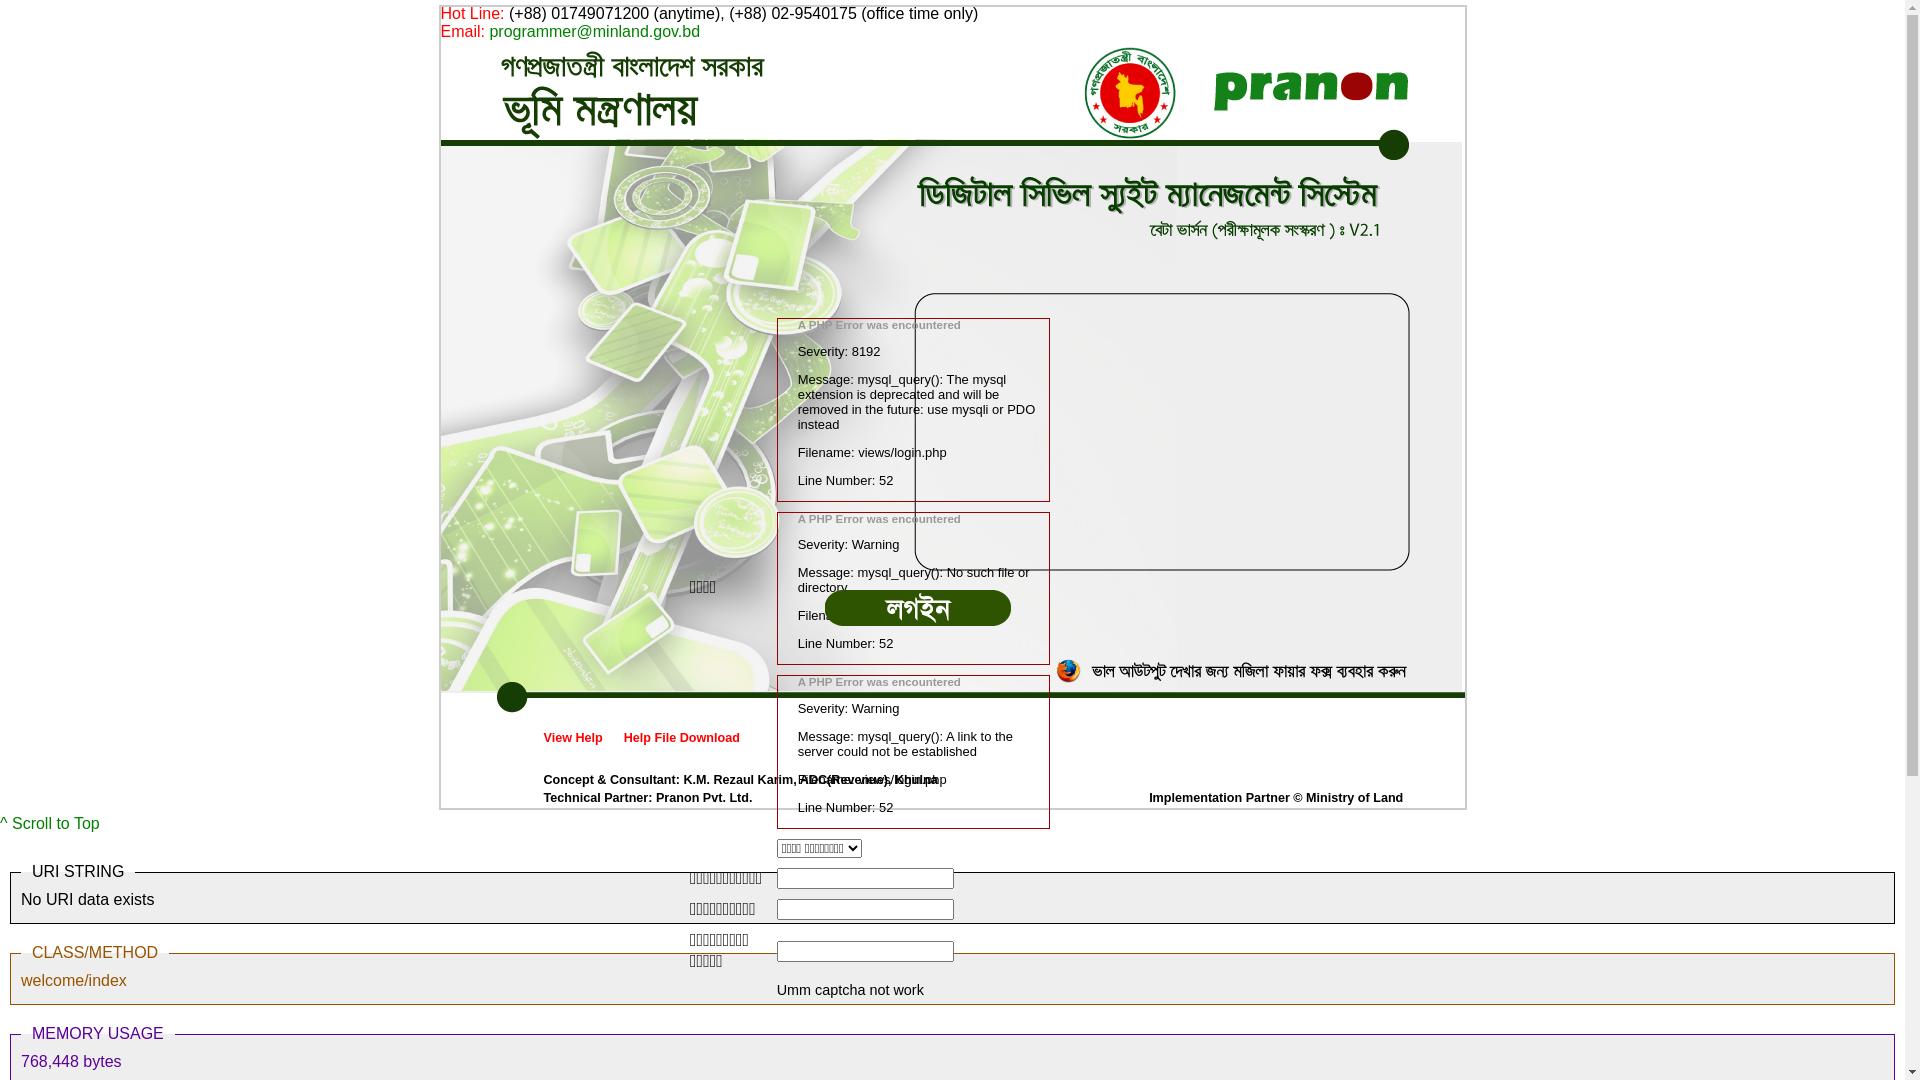 This screenshot has height=1080, width=1920. I want to click on 'View Help', so click(572, 737).